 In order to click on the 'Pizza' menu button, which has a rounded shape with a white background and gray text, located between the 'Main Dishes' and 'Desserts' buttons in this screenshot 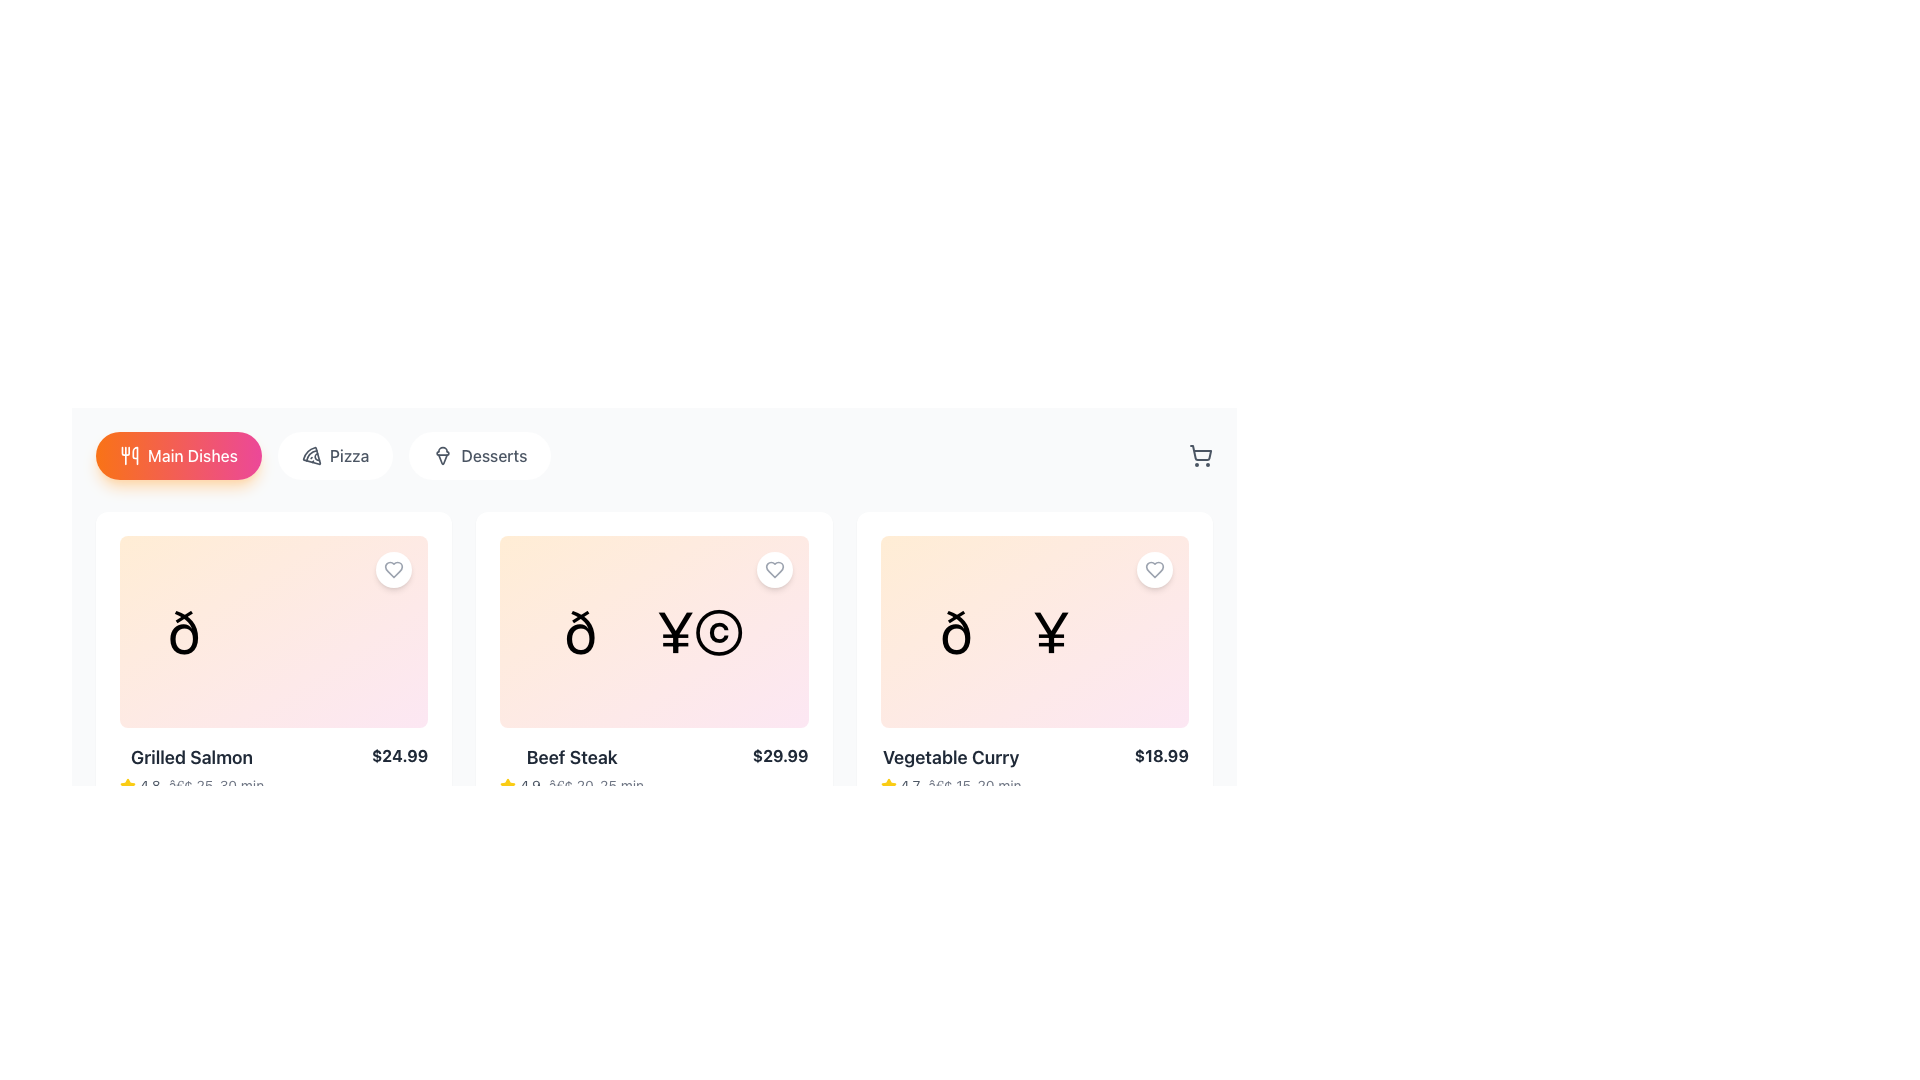, I will do `click(323, 455)`.